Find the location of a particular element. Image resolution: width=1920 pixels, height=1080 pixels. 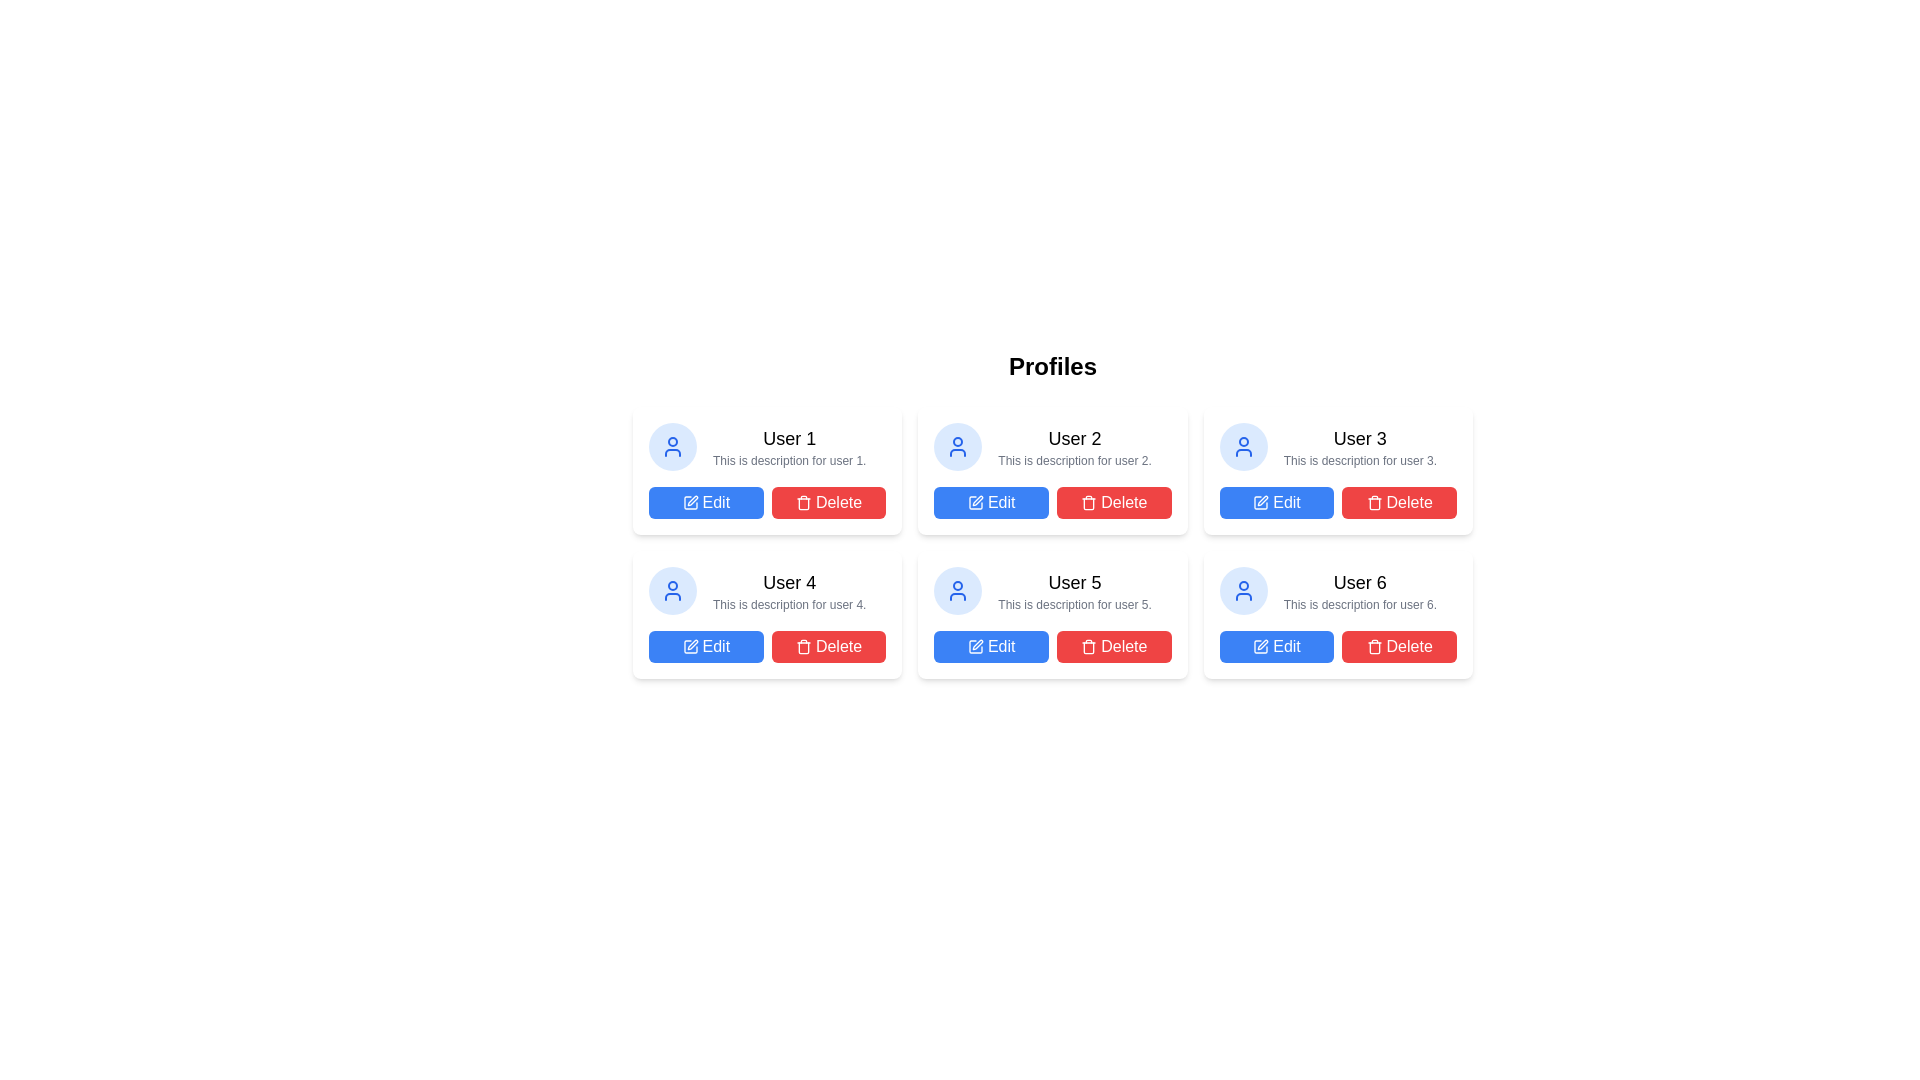

the red 'Delete' button with a white label and trash icon is located at coordinates (1113, 501).